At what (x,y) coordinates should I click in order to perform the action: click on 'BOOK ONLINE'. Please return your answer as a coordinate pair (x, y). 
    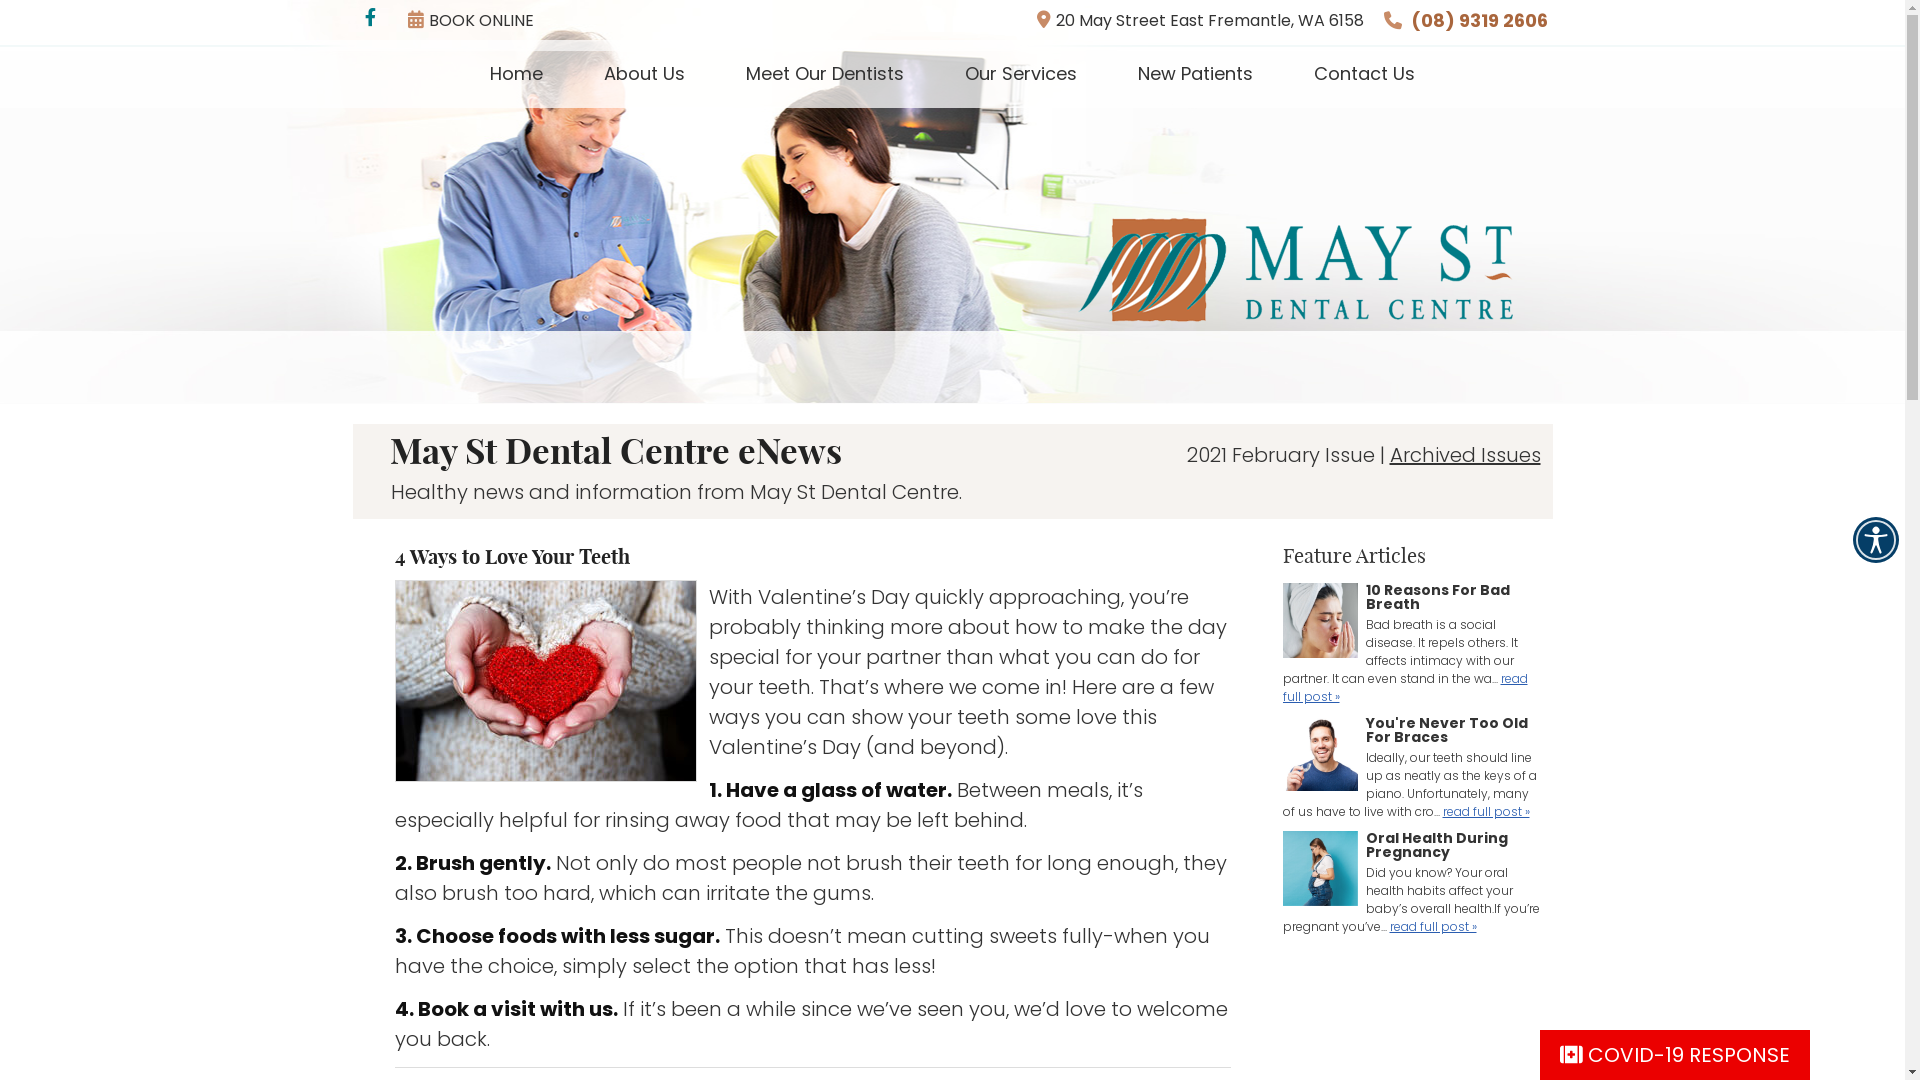
    Looking at the image, I should click on (469, 19).